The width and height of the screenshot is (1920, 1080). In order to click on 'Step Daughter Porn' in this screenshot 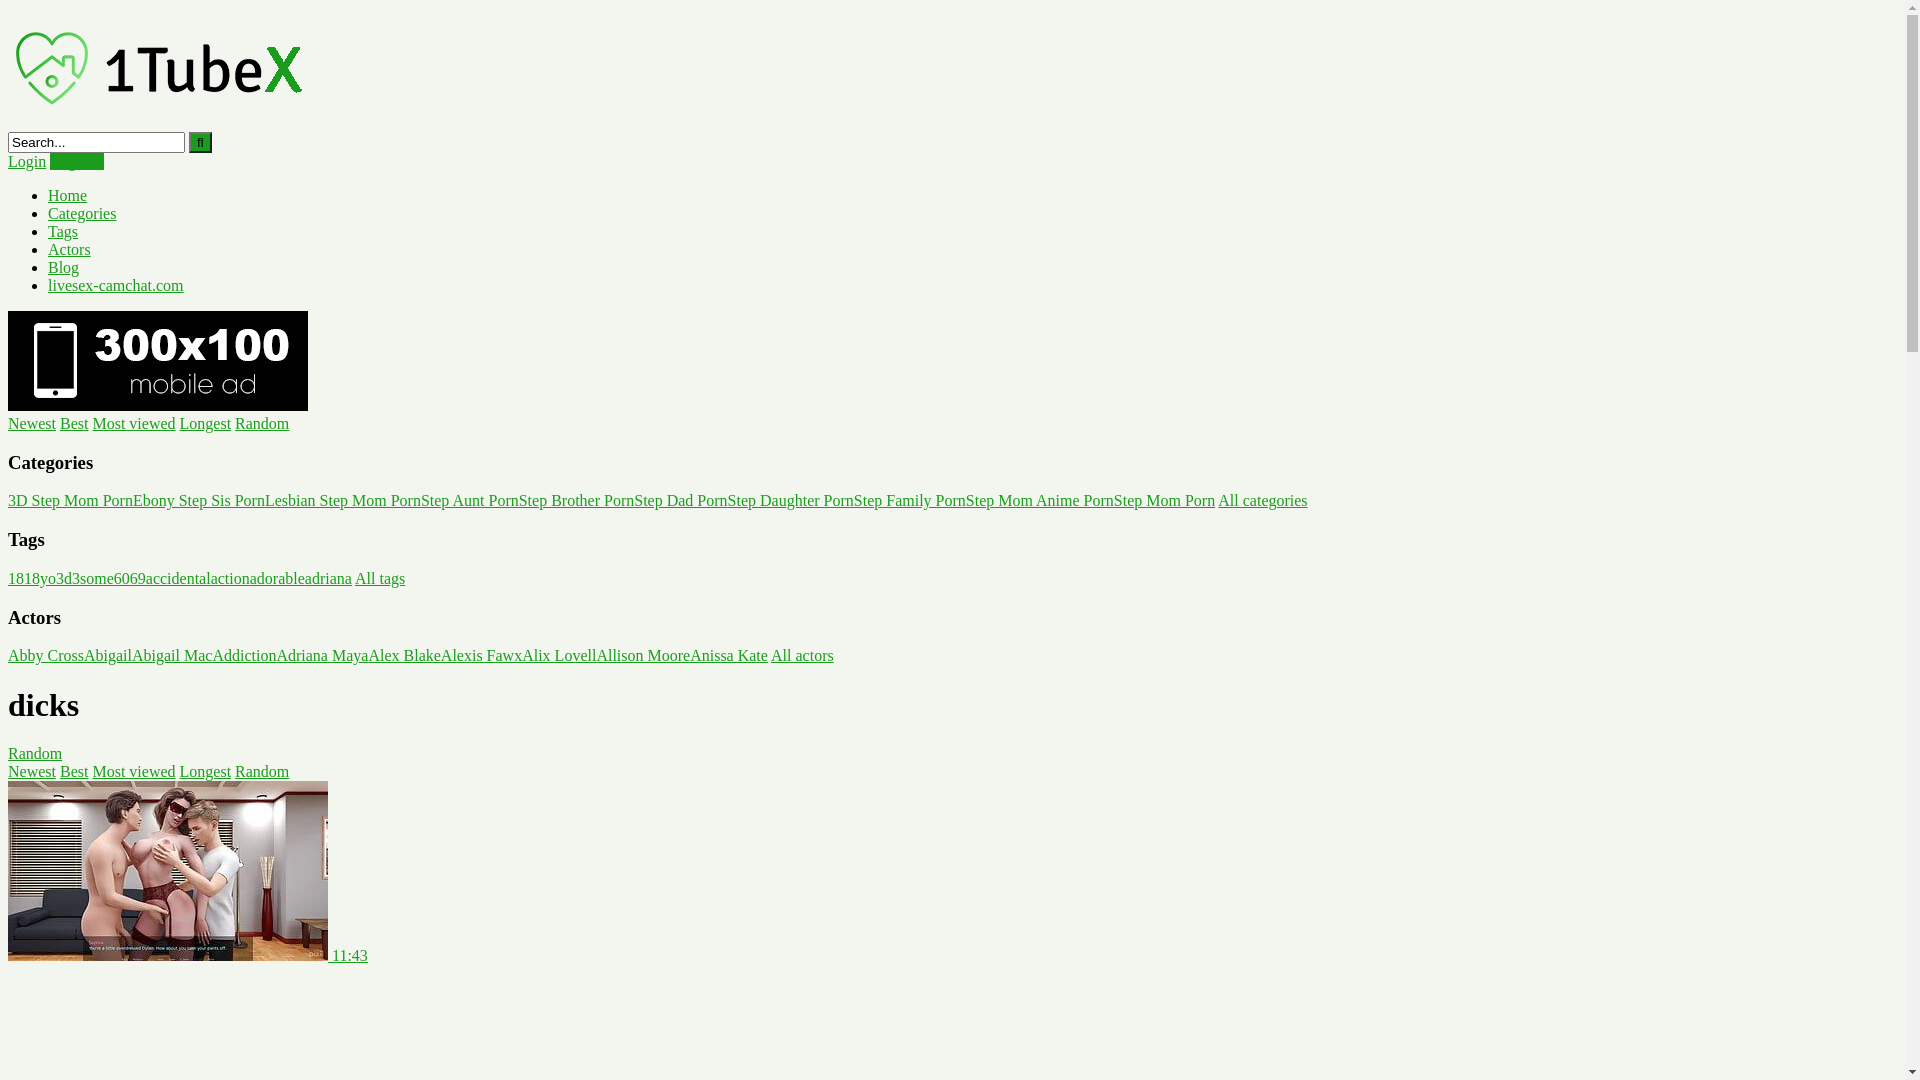, I will do `click(727, 499)`.